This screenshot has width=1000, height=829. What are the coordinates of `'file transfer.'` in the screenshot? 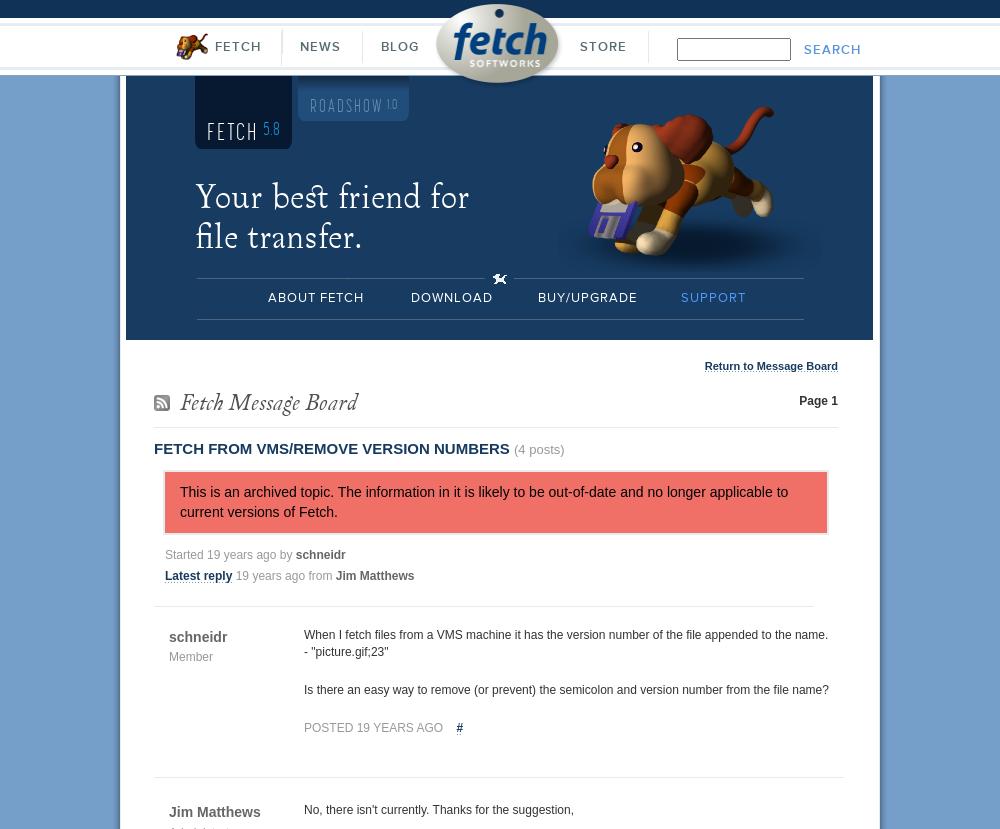 It's located at (279, 239).